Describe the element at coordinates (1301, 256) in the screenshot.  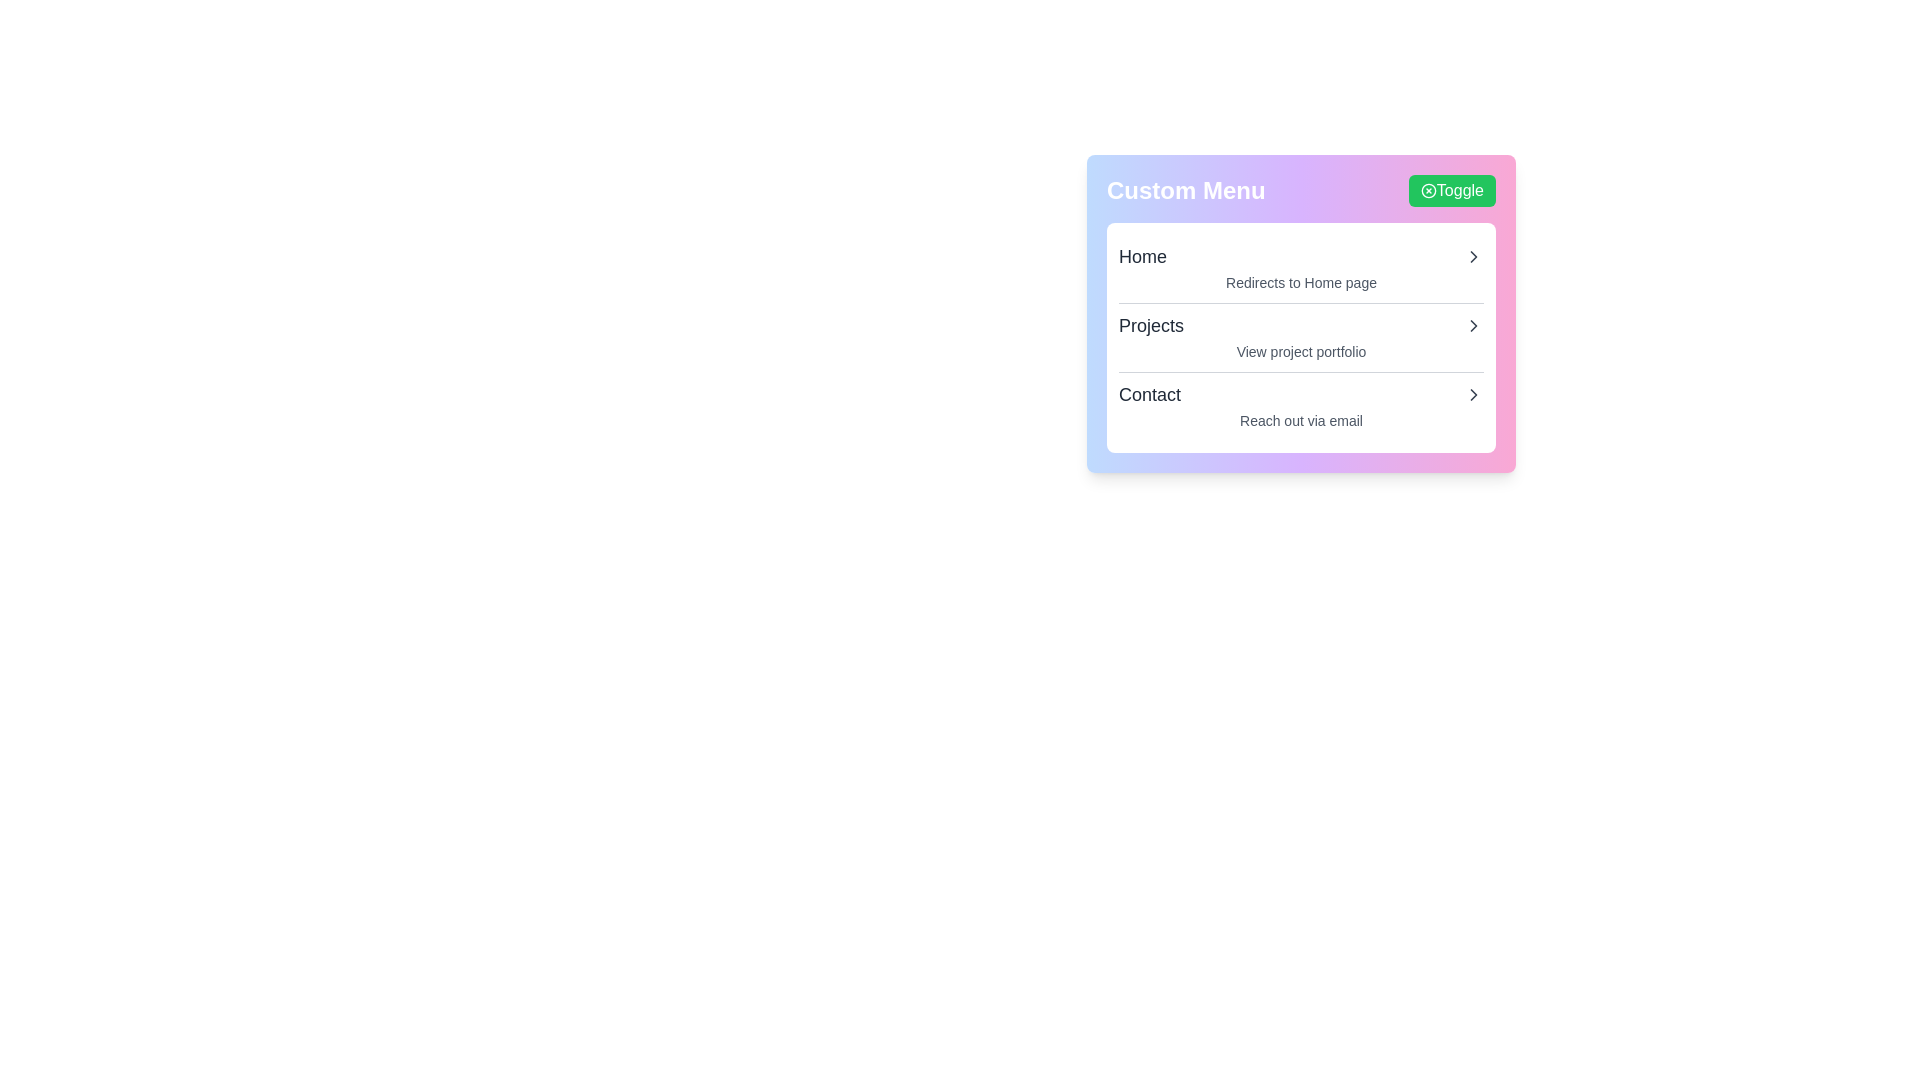
I see `the menu item Home` at that location.